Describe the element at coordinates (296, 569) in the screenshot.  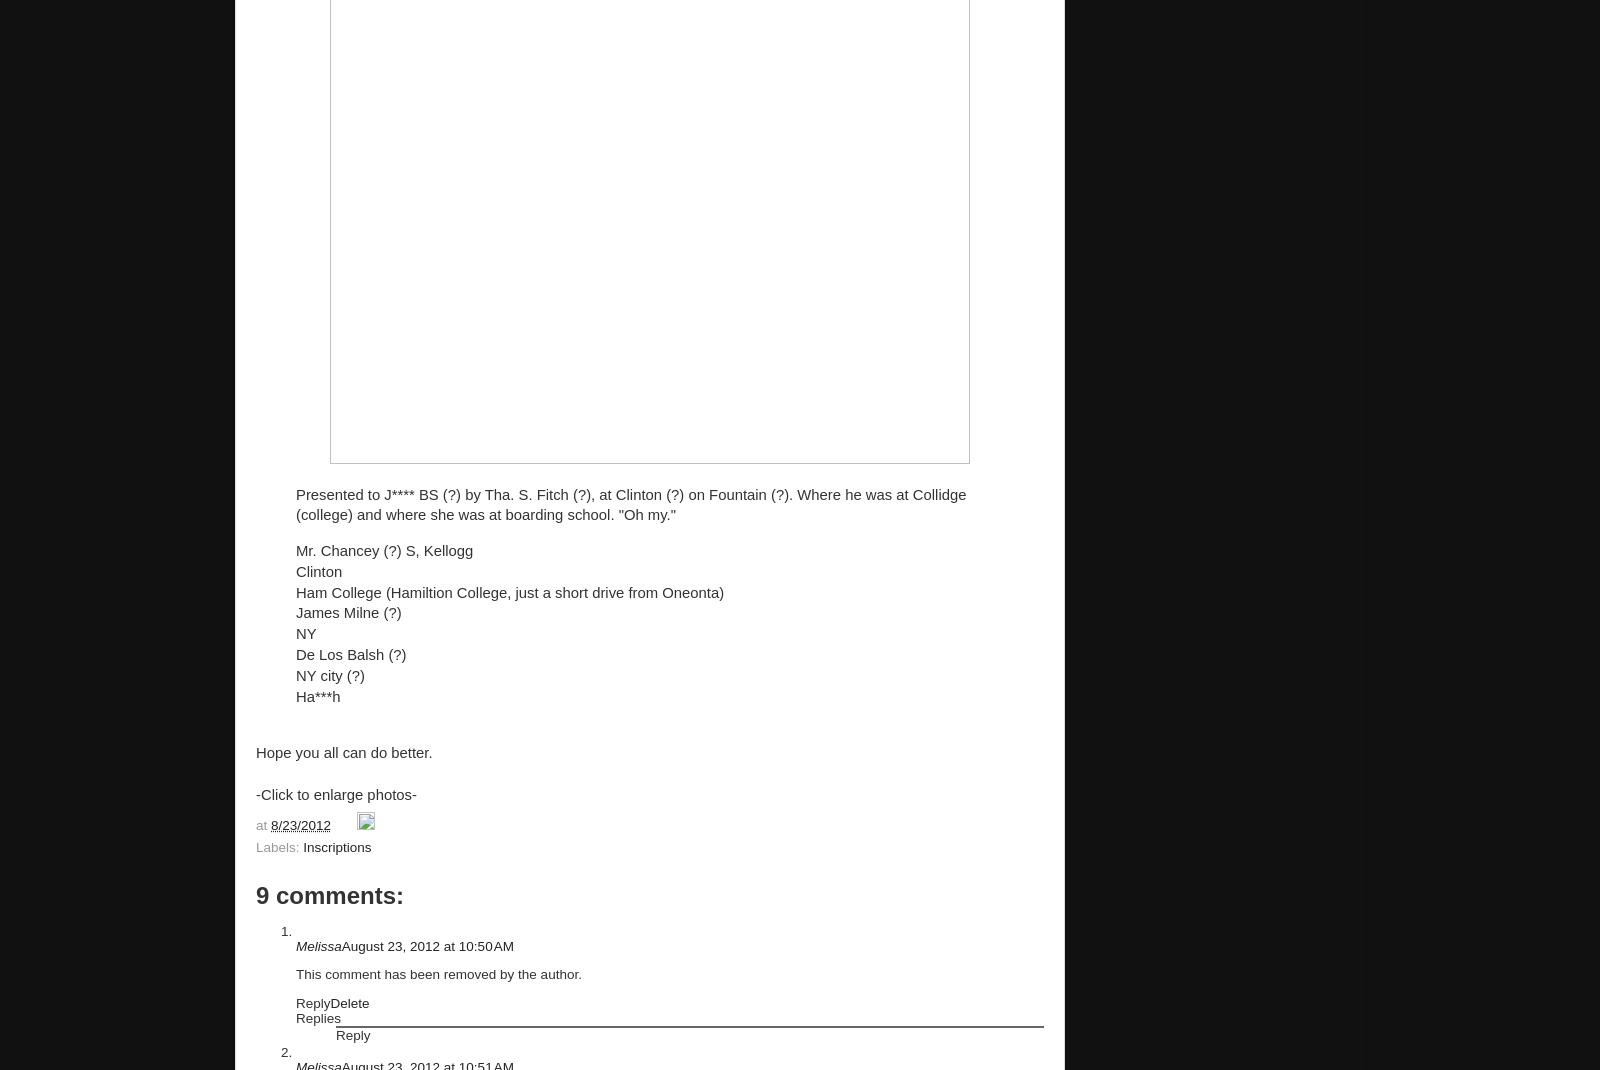
I see `'Clinton'` at that location.